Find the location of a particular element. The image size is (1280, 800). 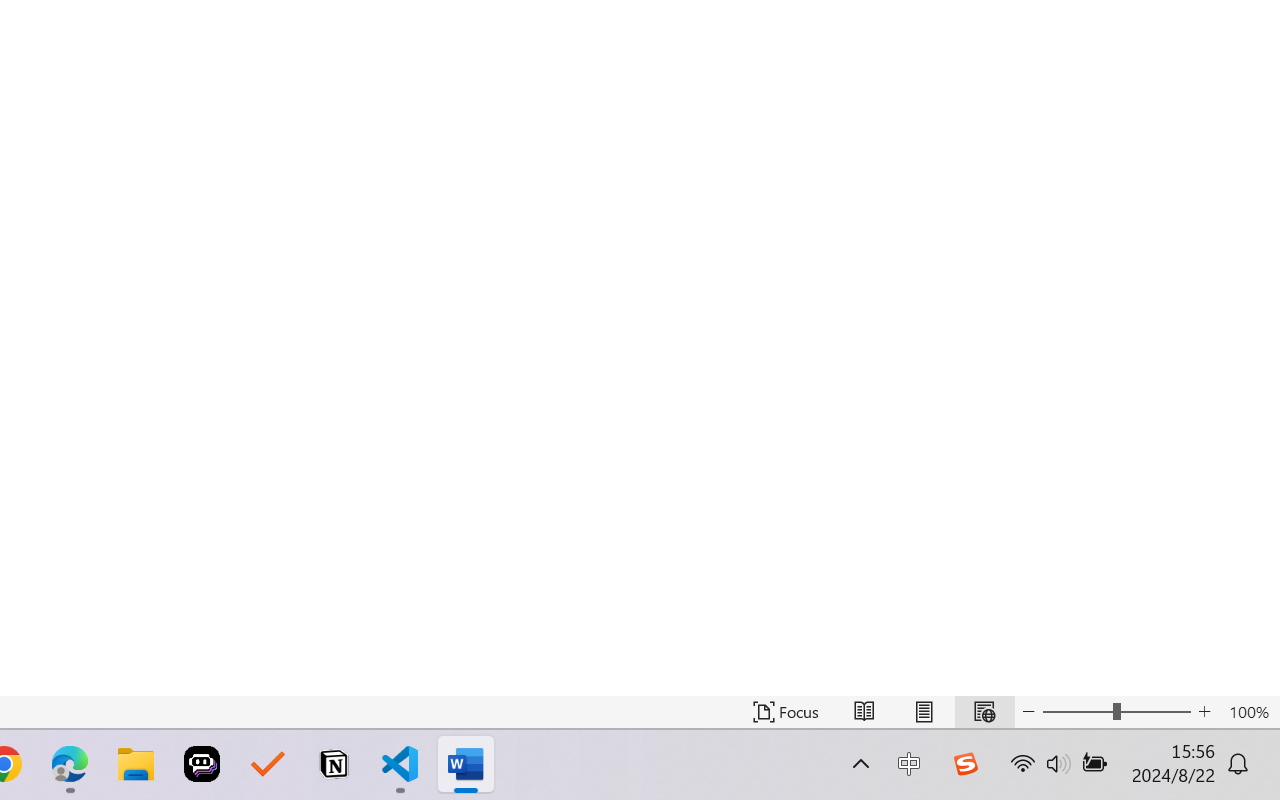

'Zoom Out' is located at coordinates (1076, 711).